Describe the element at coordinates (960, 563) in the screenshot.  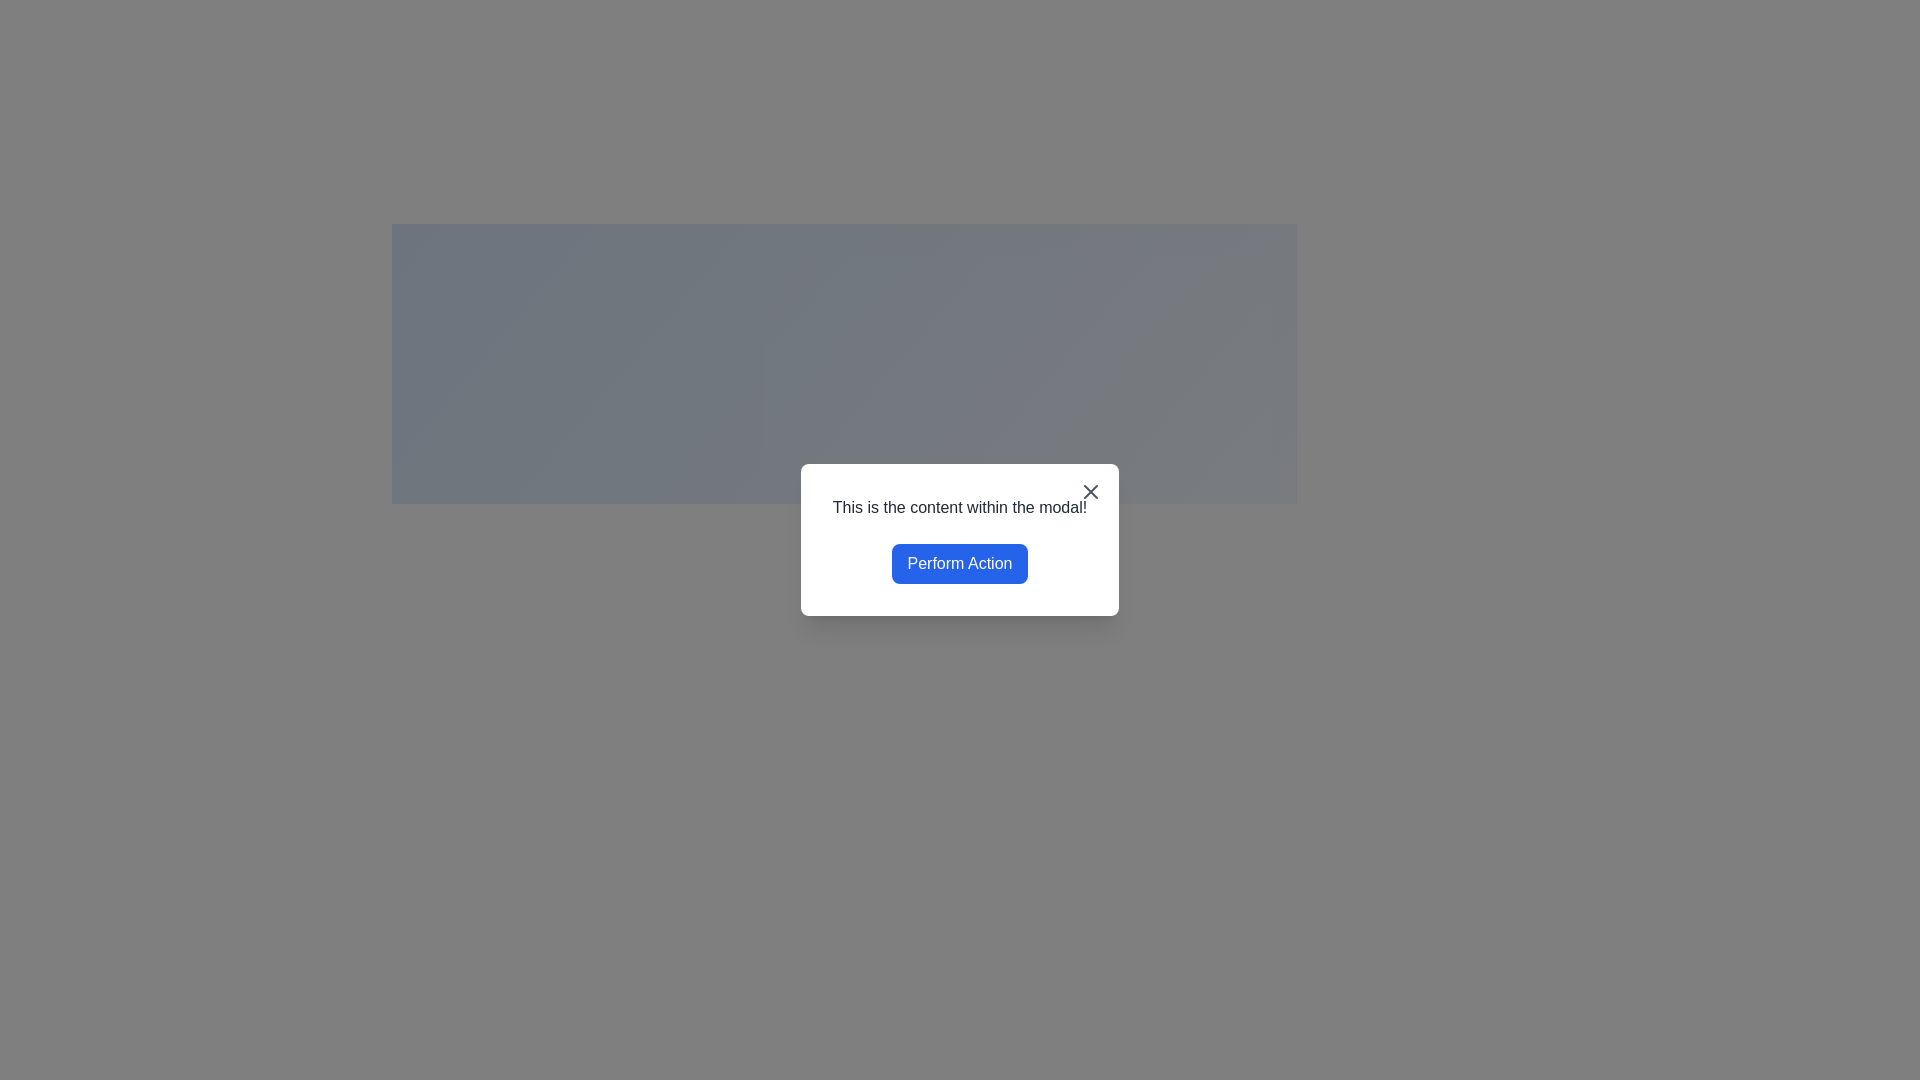
I see `the button located at the bottom center of the modal window` at that location.